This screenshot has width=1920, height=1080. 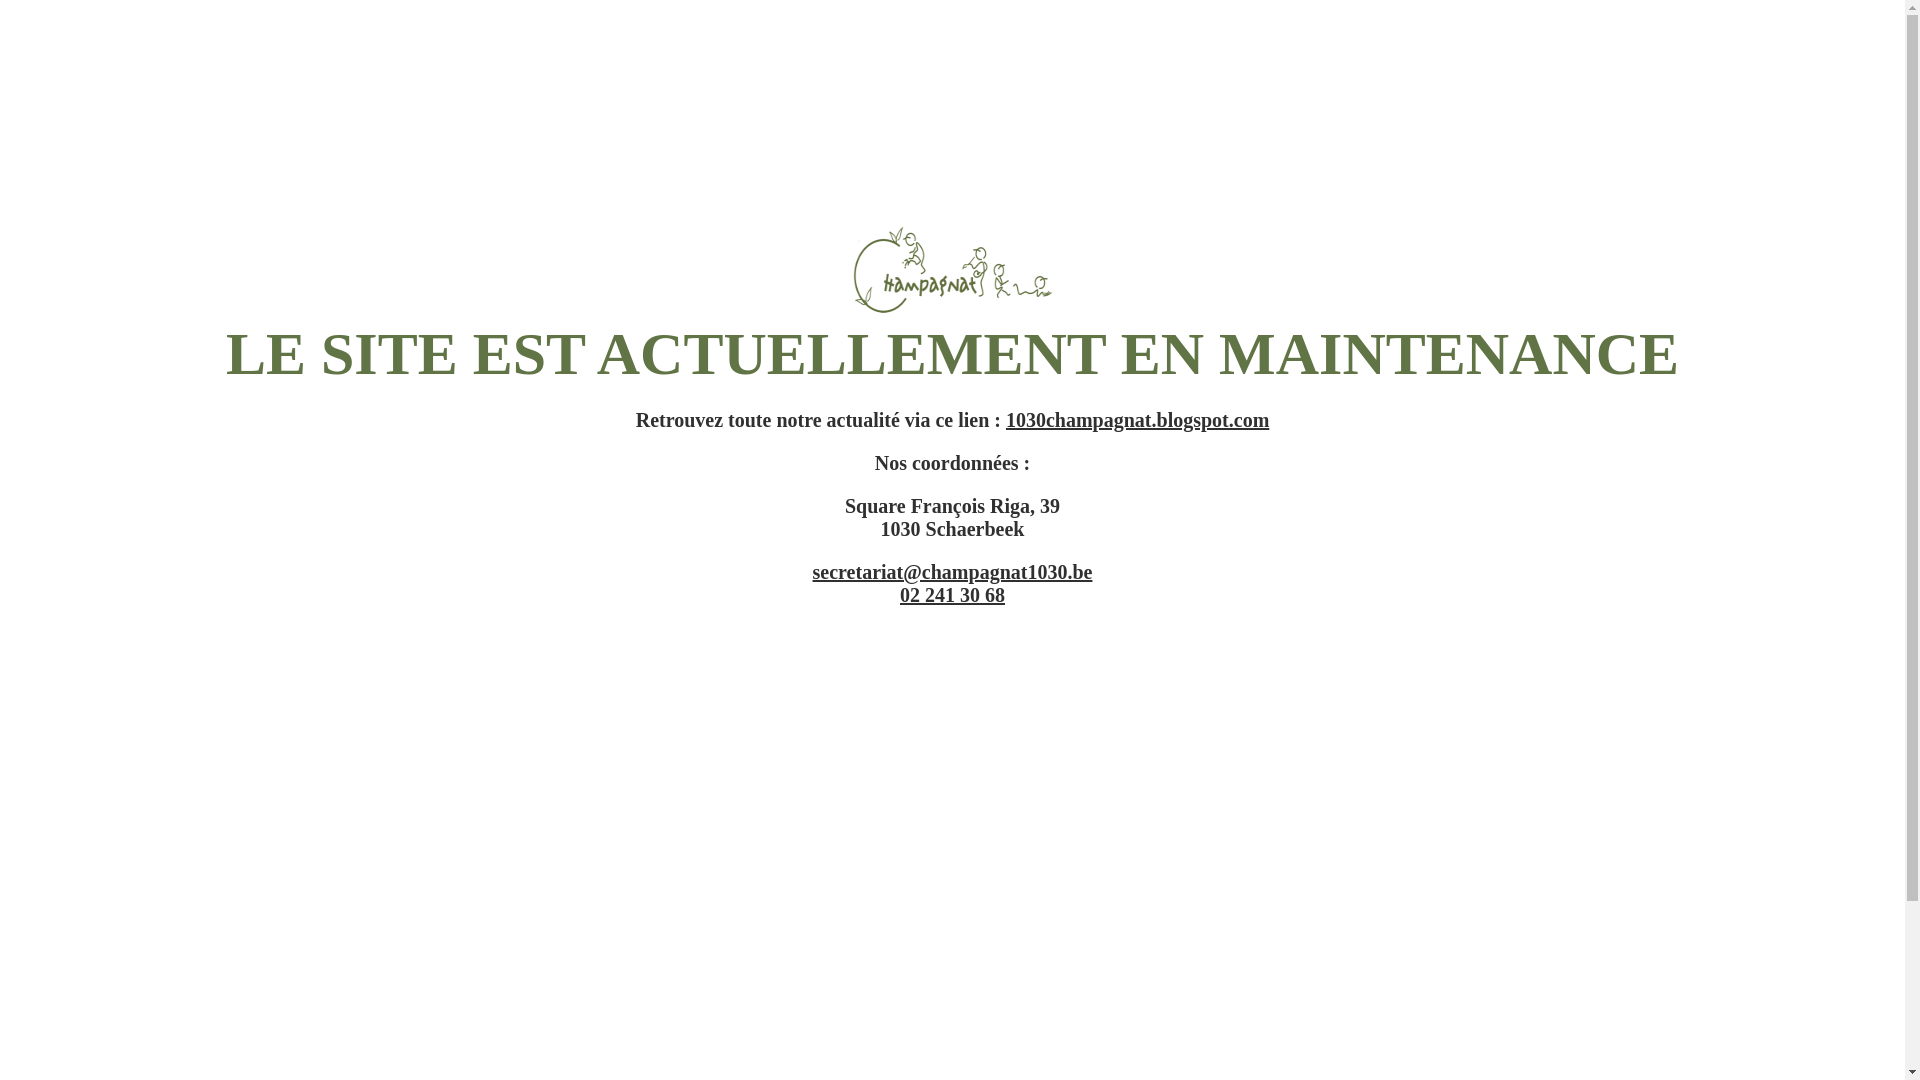 What do you see at coordinates (812, 571) in the screenshot?
I see `'secretariat@champagnat1030.be'` at bounding box center [812, 571].